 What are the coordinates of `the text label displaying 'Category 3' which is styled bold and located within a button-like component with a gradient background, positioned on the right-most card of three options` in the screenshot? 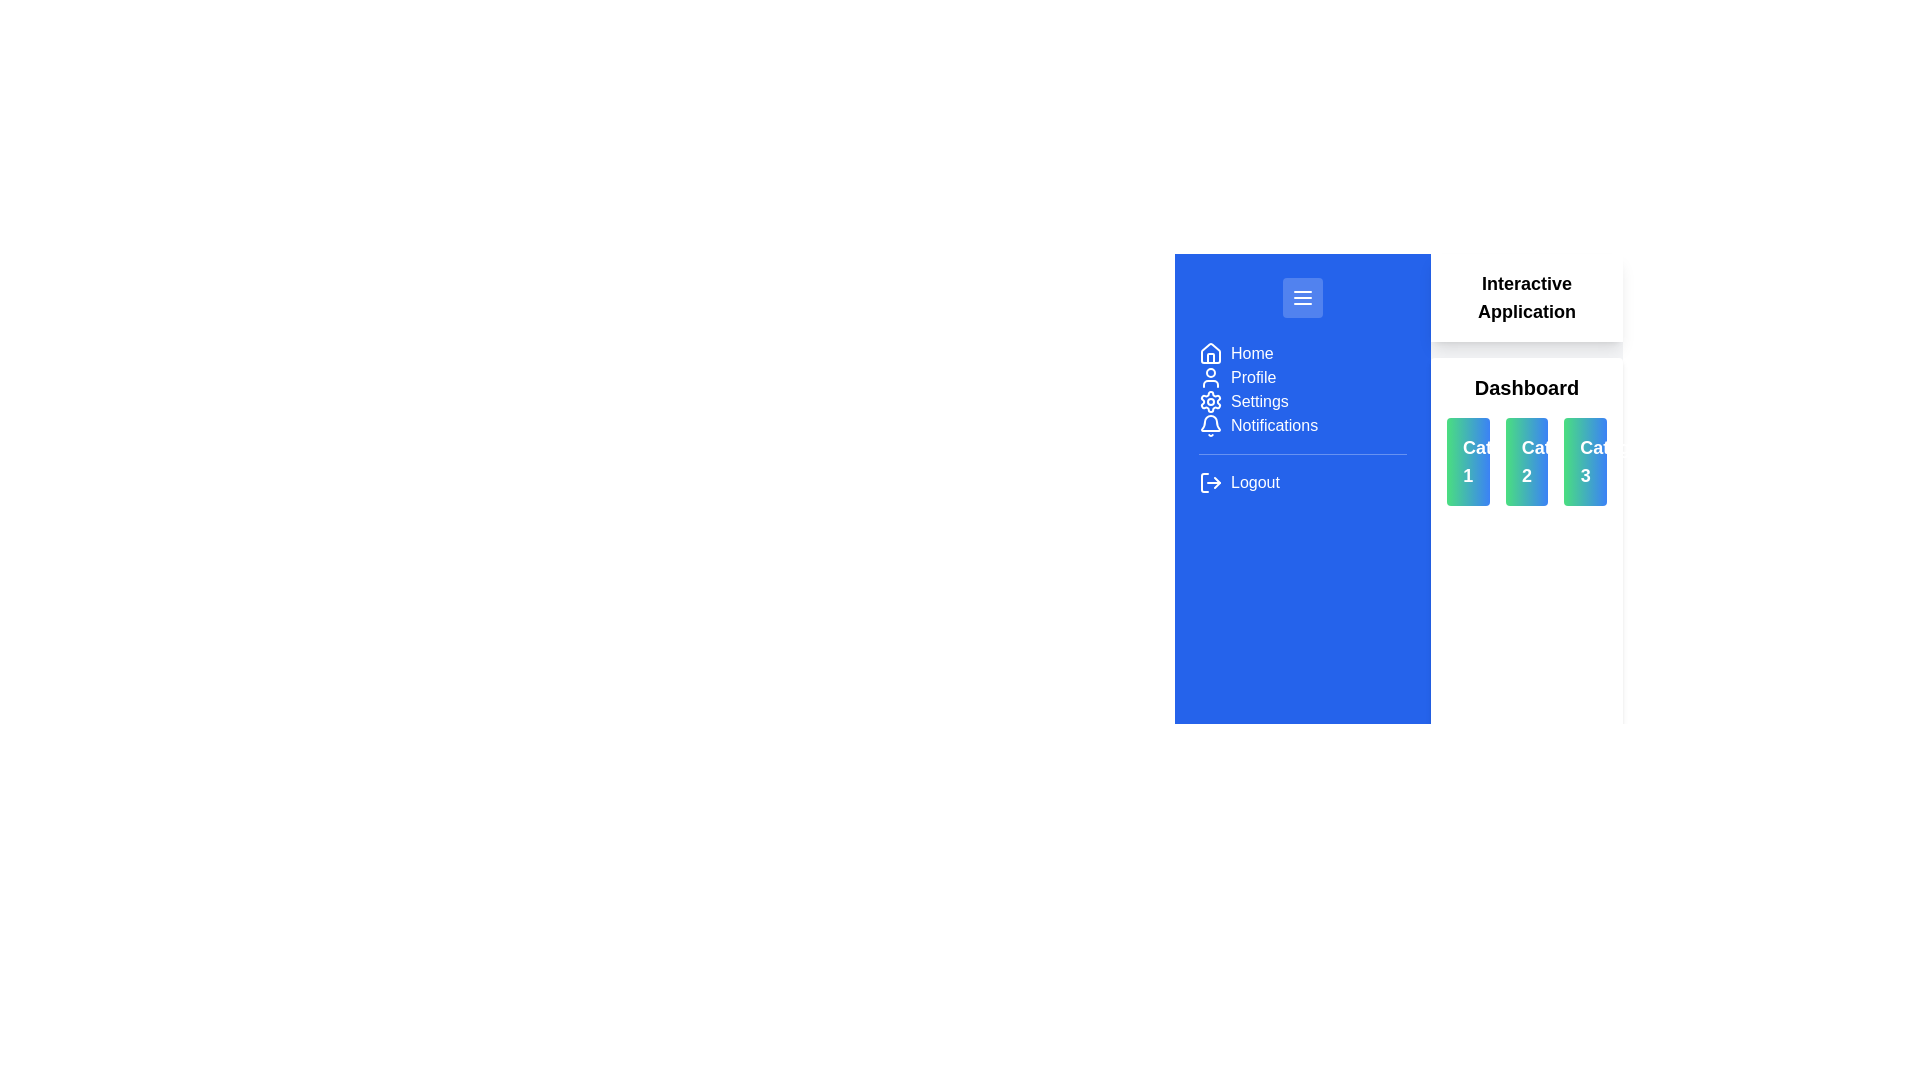 It's located at (1584, 462).